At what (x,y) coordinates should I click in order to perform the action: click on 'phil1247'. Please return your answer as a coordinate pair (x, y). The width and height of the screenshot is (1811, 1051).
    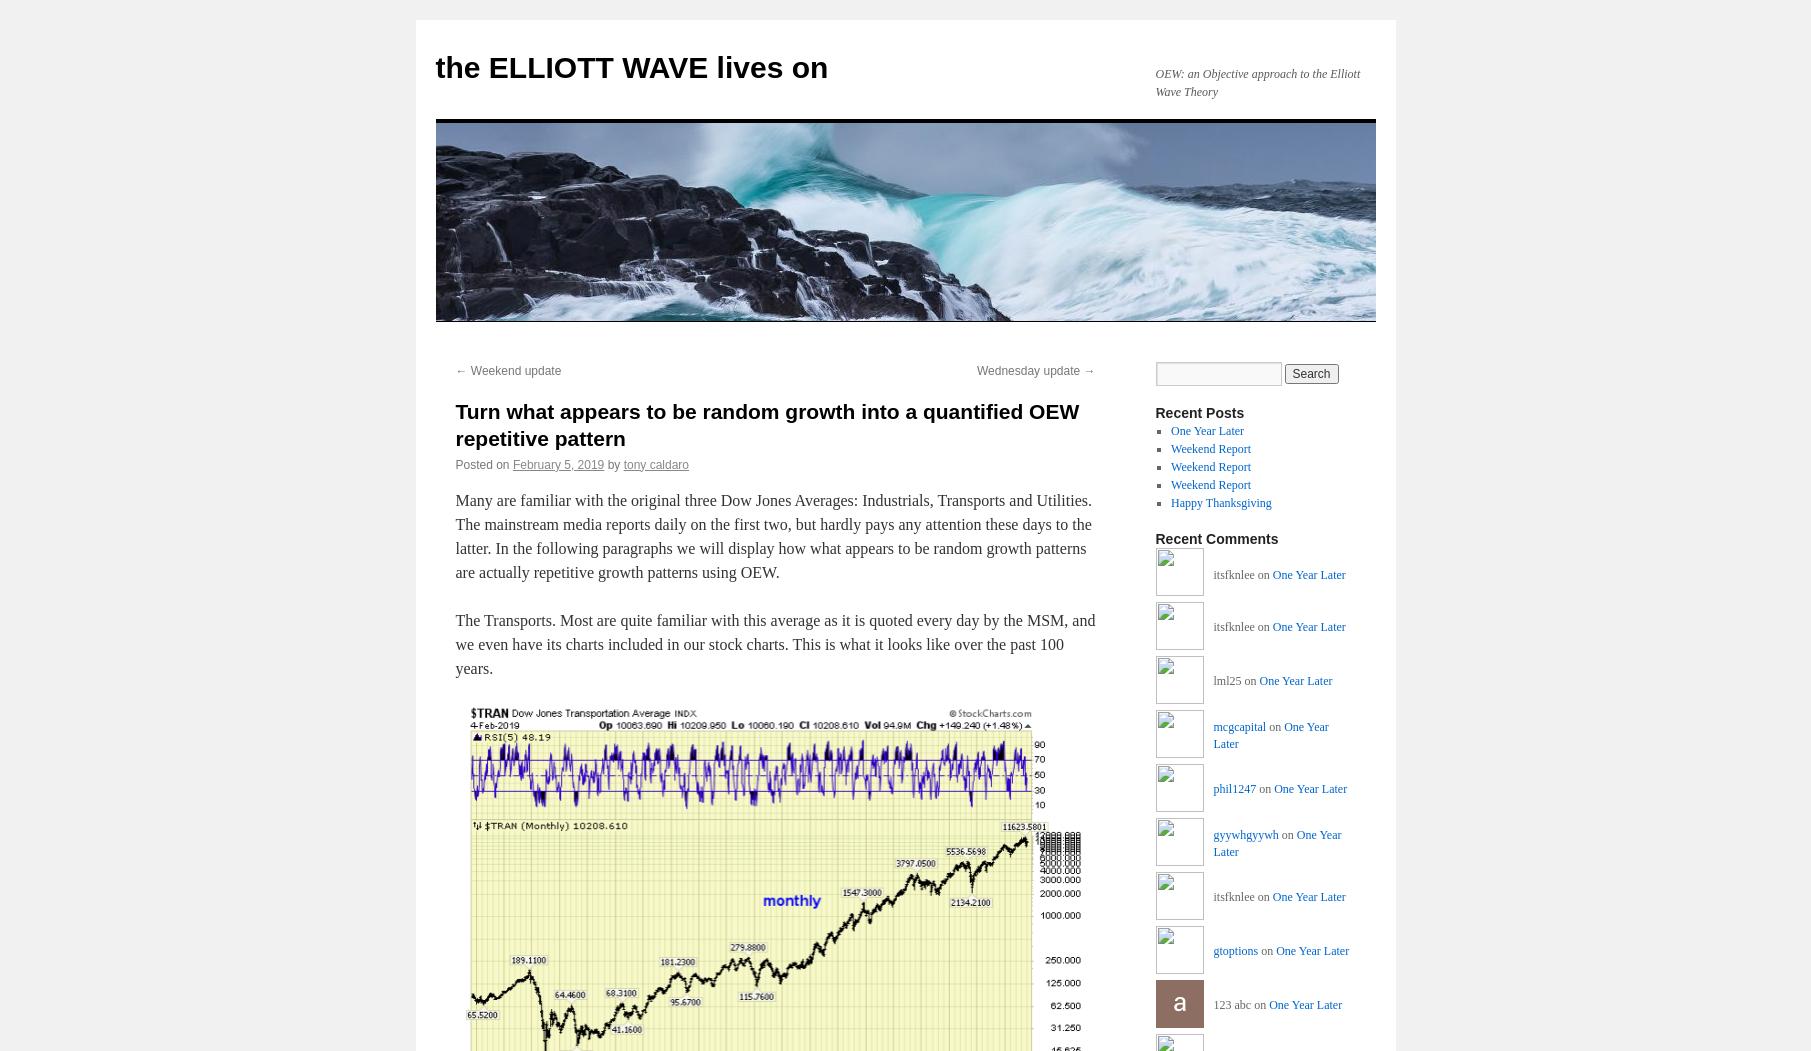
    Looking at the image, I should click on (1234, 787).